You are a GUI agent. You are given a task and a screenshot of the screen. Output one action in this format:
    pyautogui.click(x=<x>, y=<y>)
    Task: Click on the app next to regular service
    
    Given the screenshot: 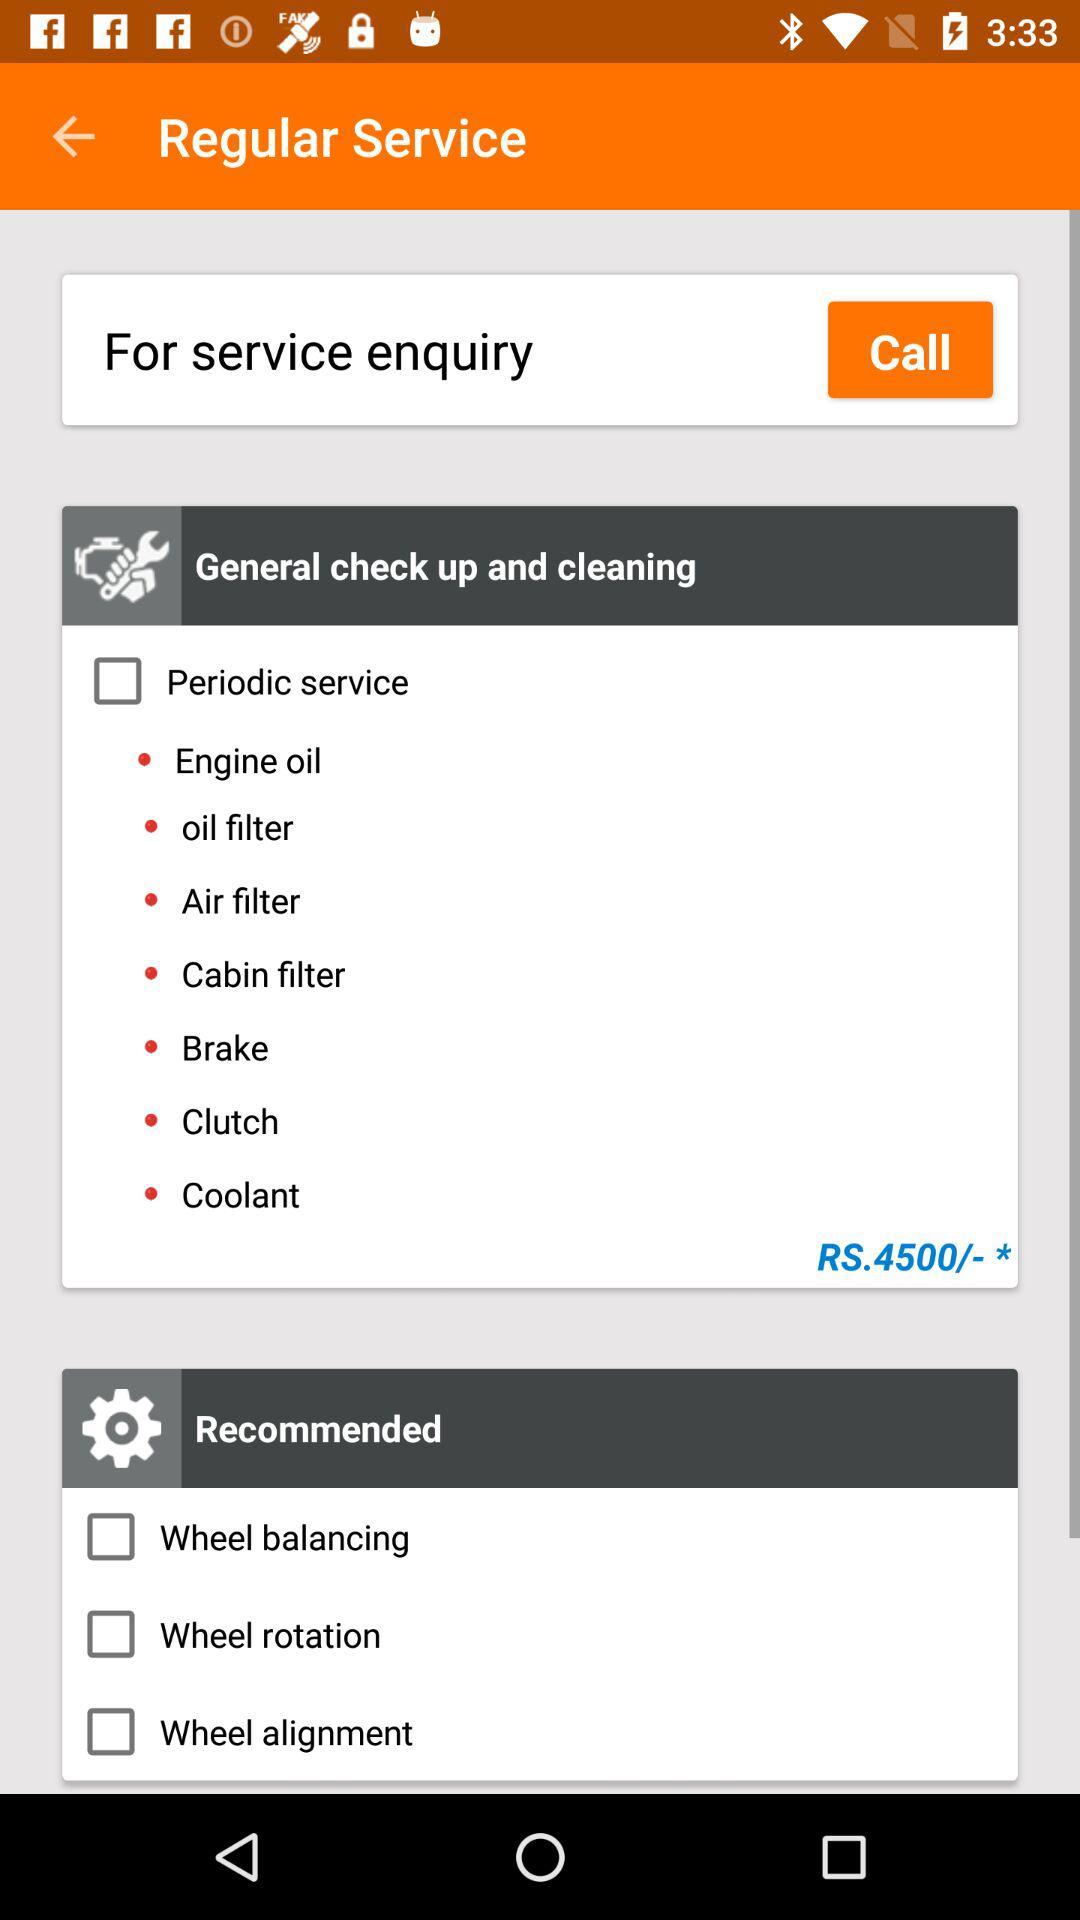 What is the action you would take?
    pyautogui.click(x=72, y=135)
    